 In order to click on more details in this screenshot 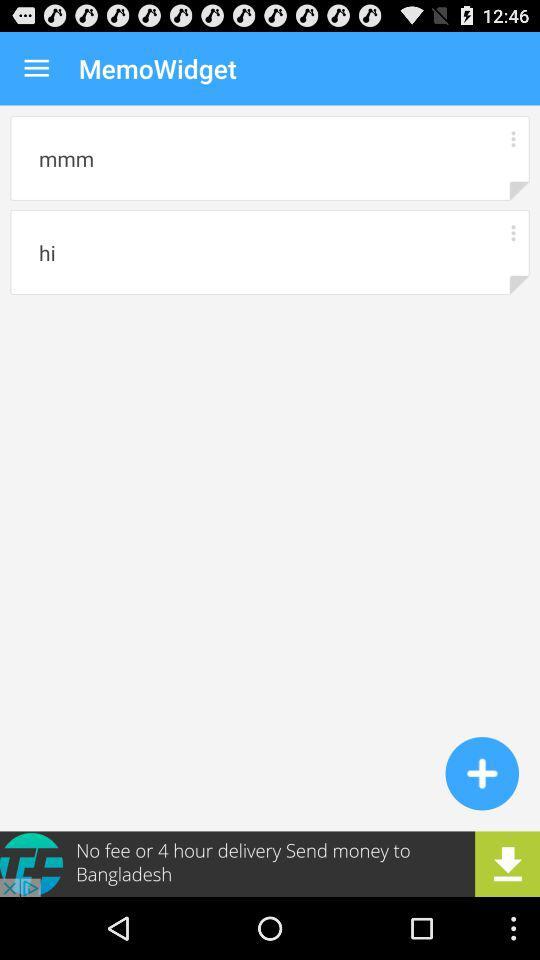, I will do `click(513, 137)`.